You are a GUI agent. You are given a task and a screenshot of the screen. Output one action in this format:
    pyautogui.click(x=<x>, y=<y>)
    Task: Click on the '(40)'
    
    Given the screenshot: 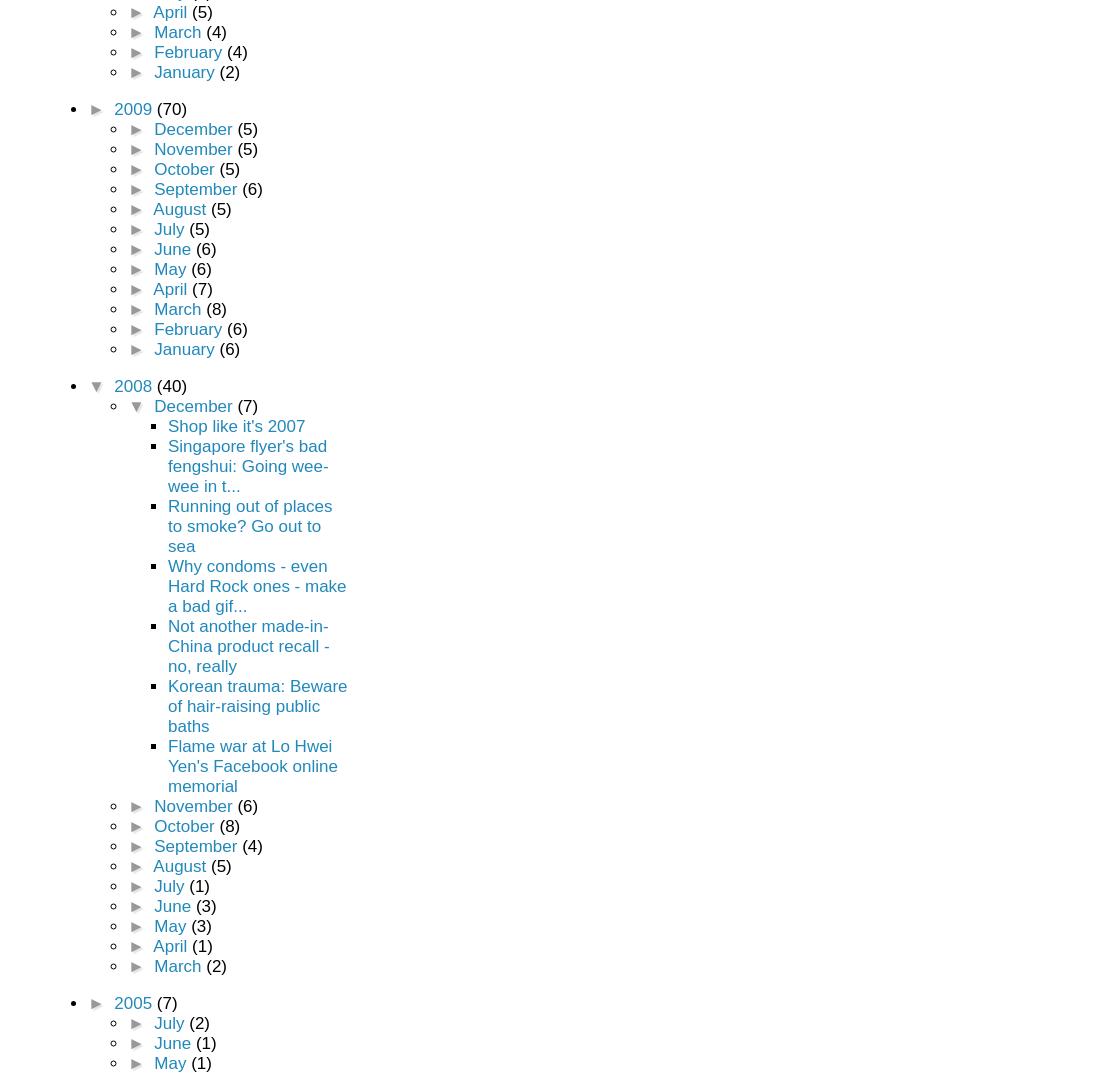 What is the action you would take?
    pyautogui.click(x=170, y=385)
    